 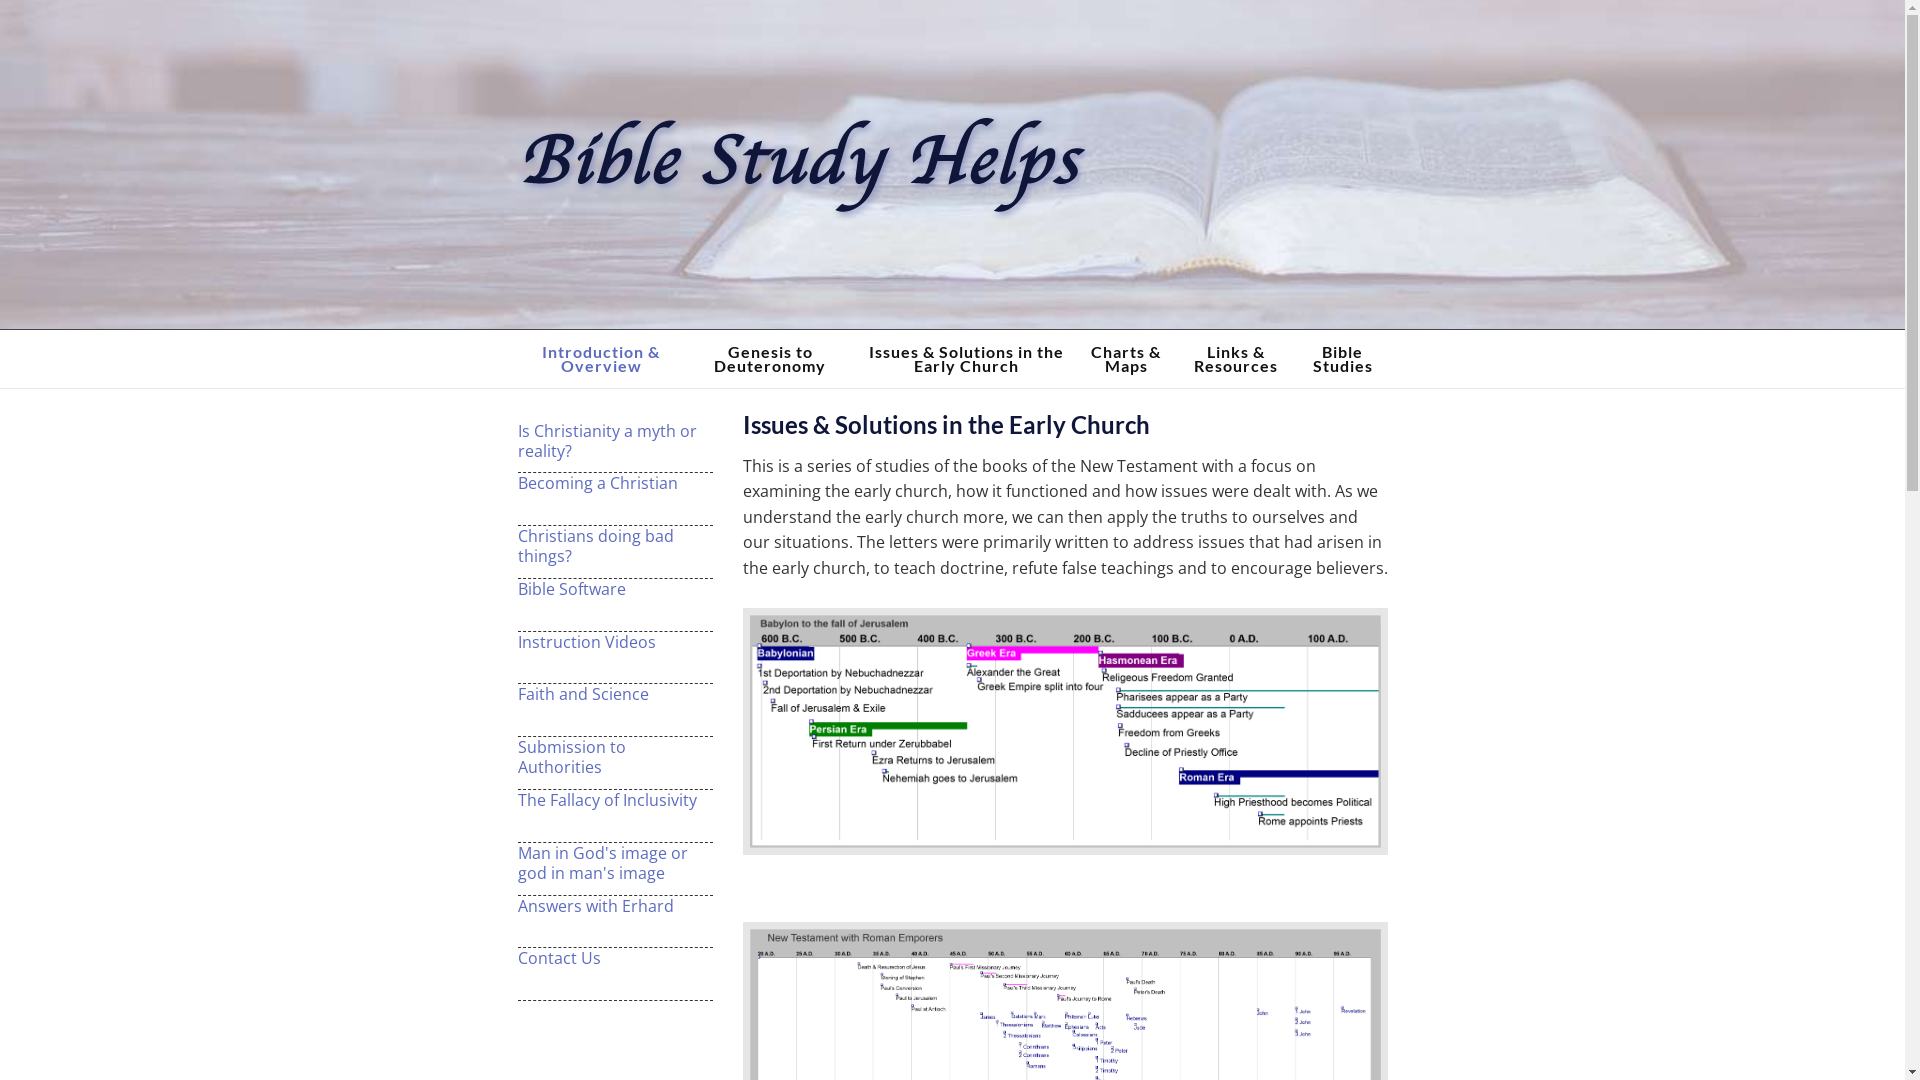 What do you see at coordinates (614, 482) in the screenshot?
I see `'Becoming a Christian'` at bounding box center [614, 482].